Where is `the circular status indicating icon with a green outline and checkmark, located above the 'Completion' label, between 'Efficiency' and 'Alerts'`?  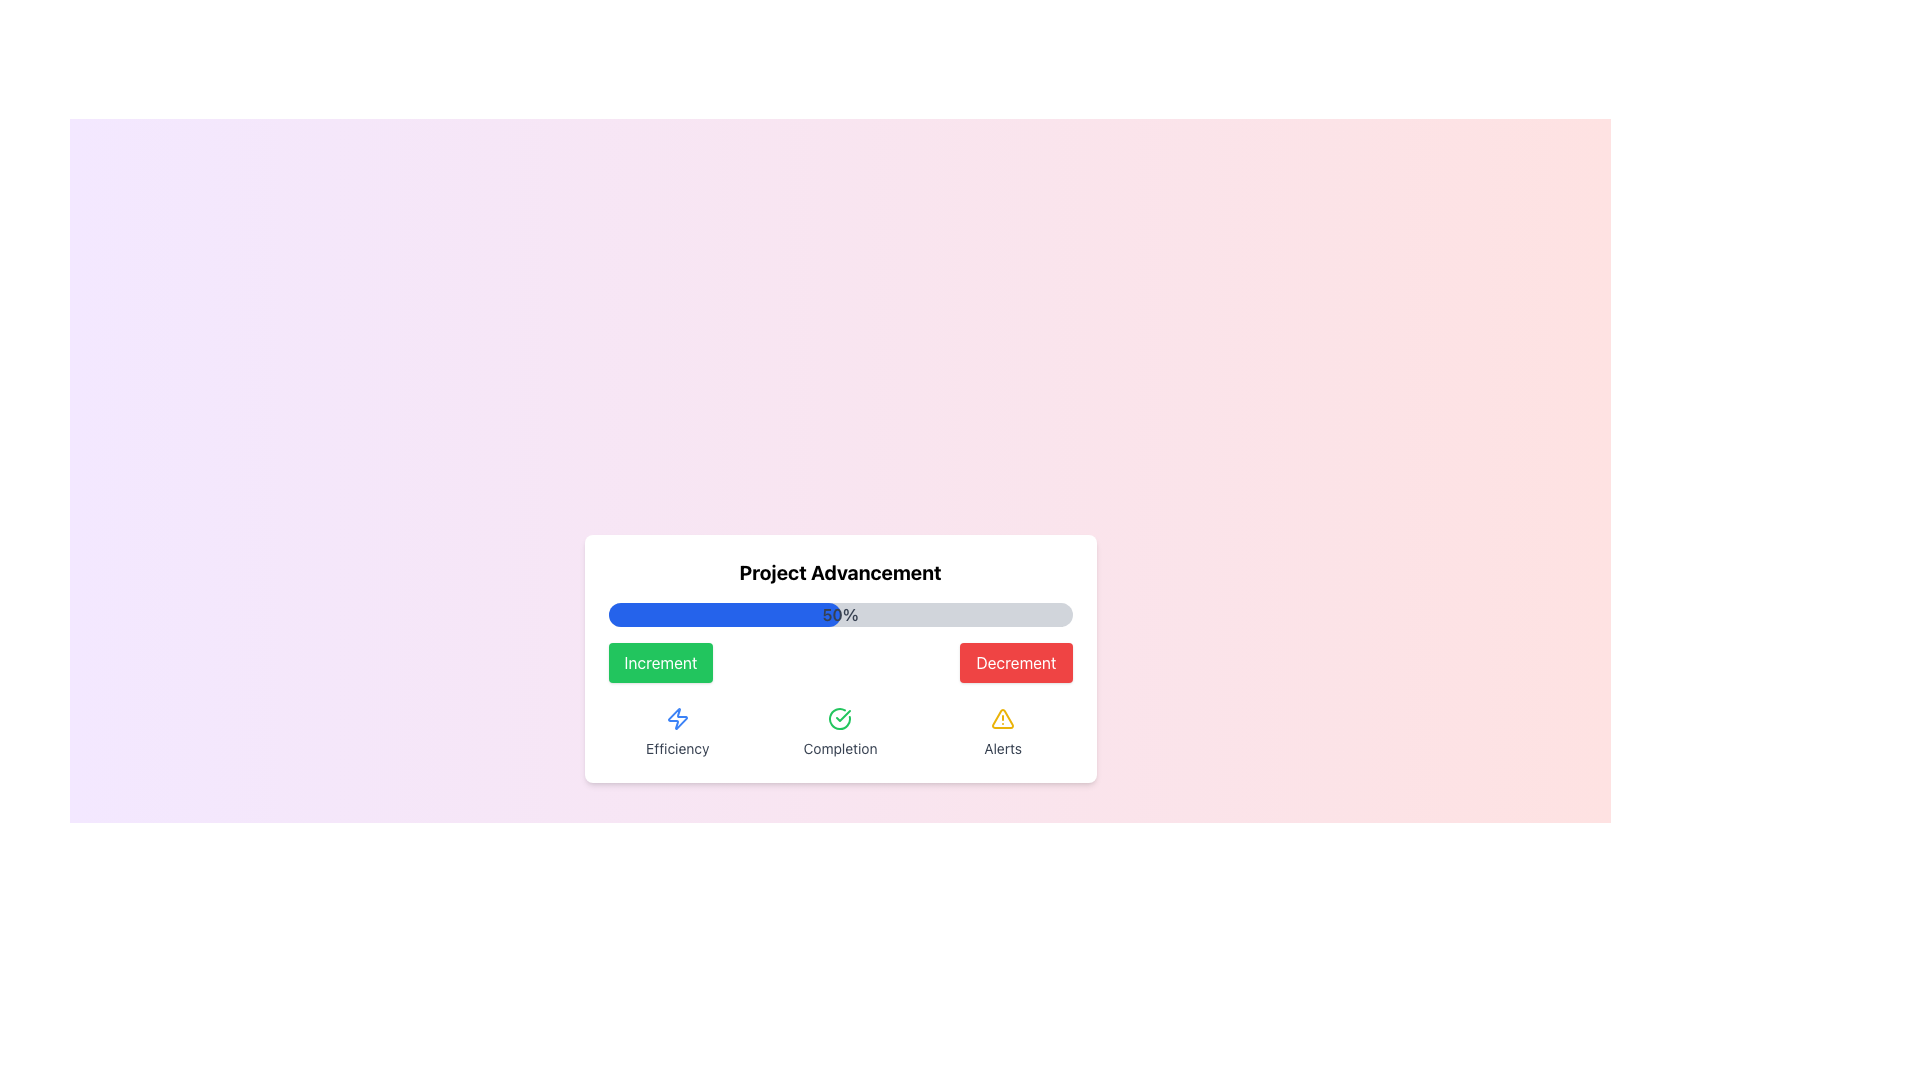 the circular status indicating icon with a green outline and checkmark, located above the 'Completion' label, between 'Efficiency' and 'Alerts' is located at coordinates (840, 717).